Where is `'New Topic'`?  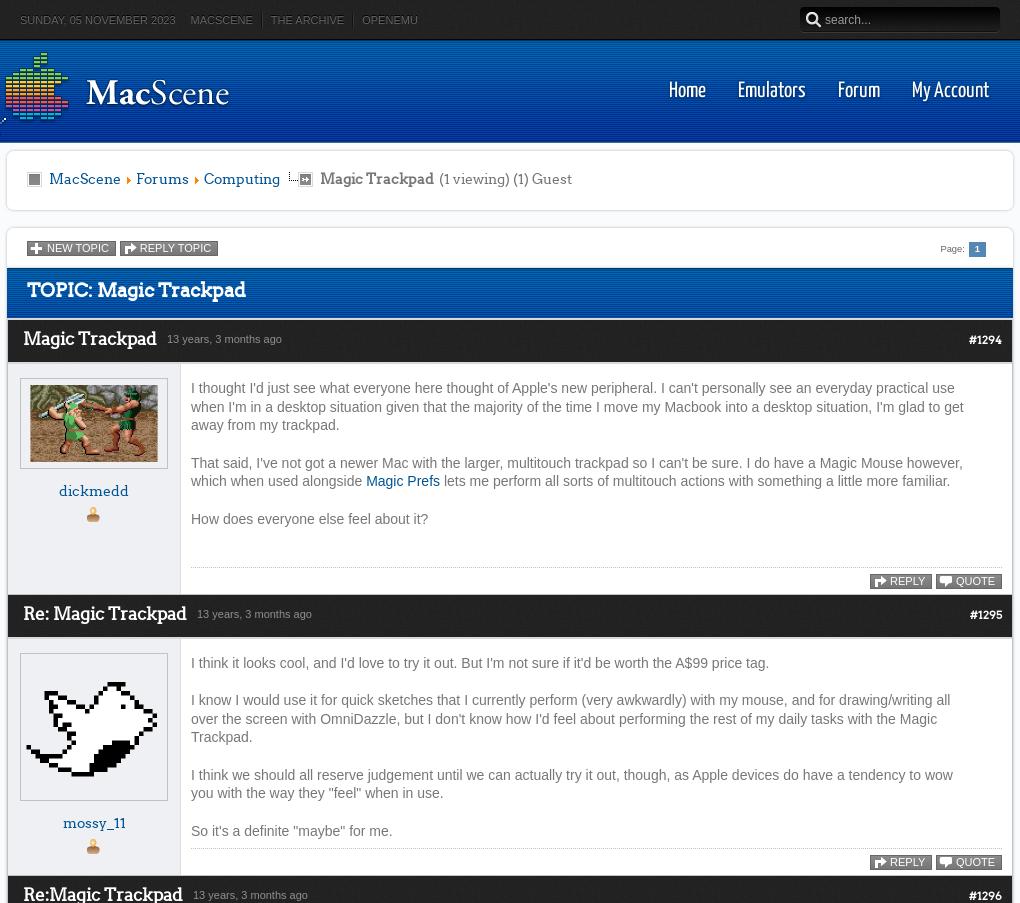 'New Topic' is located at coordinates (77, 247).